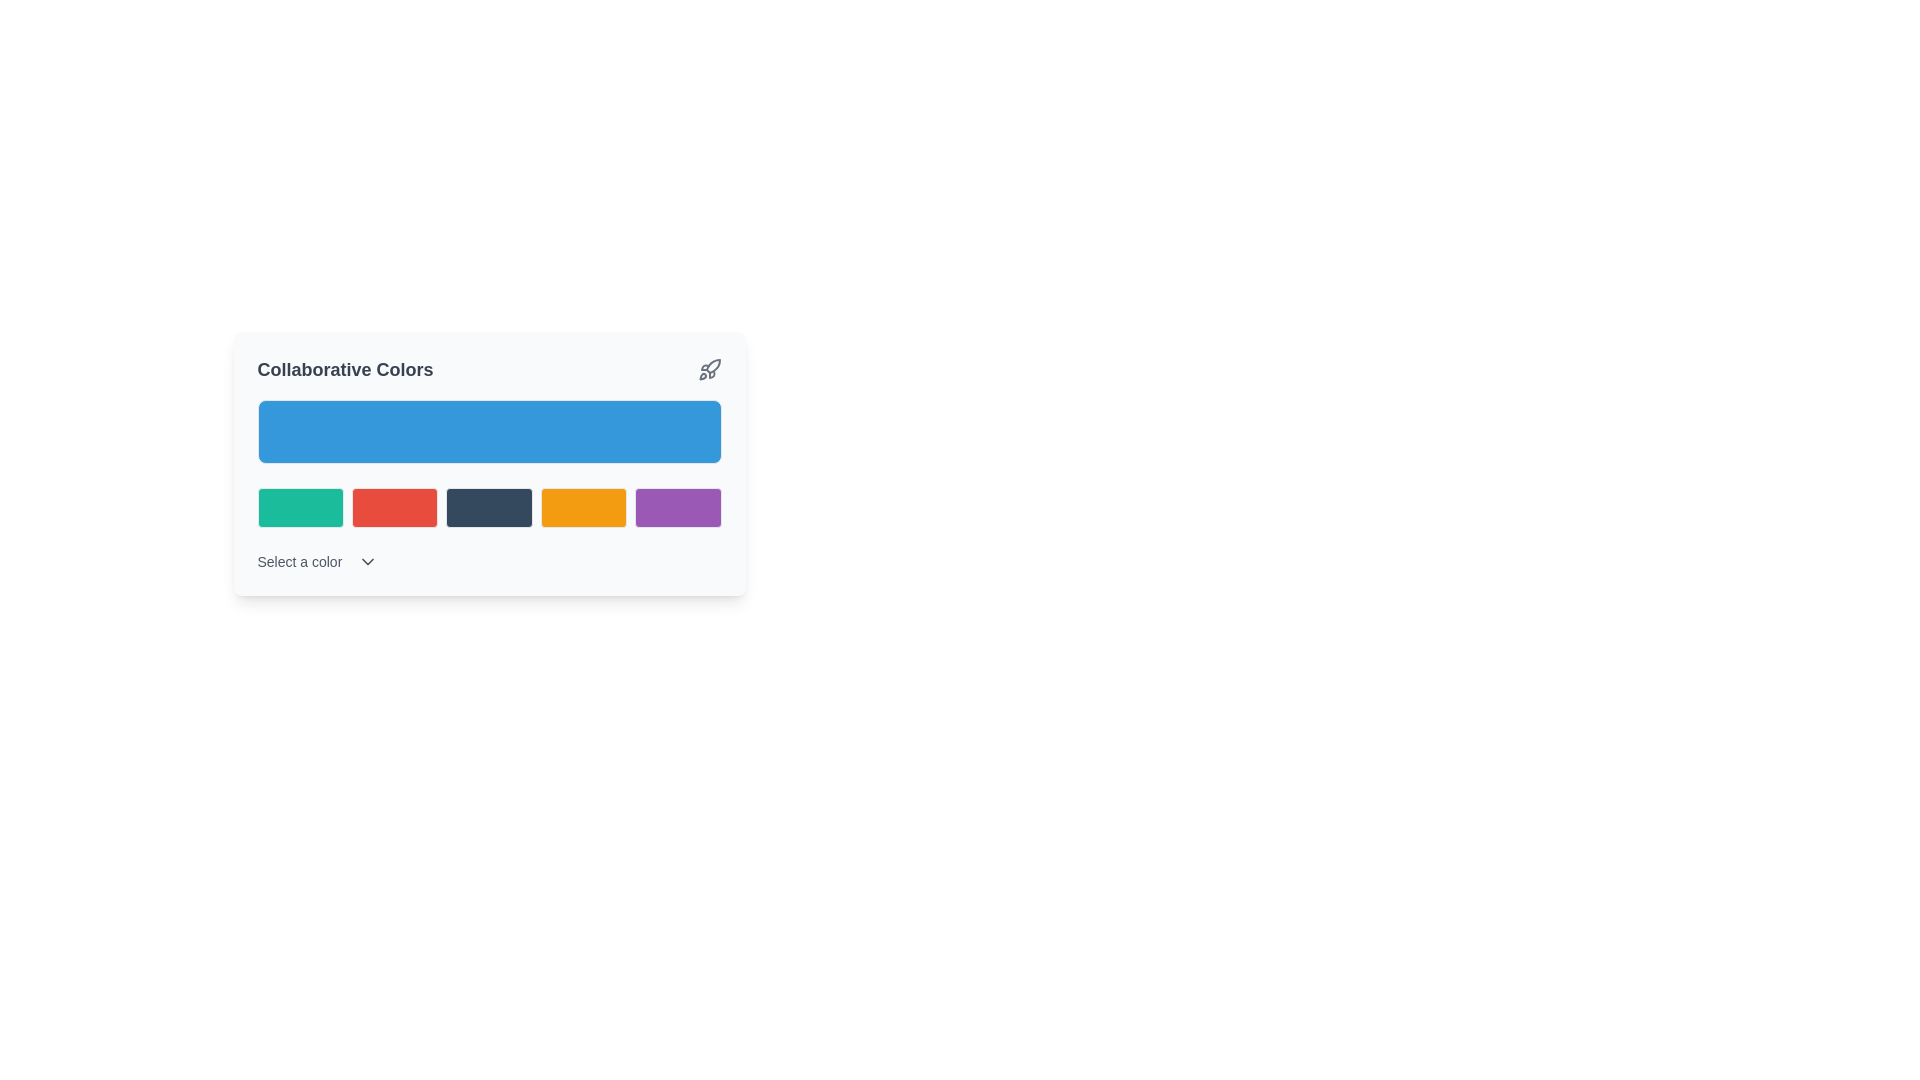 The width and height of the screenshot is (1920, 1080). Describe the element at coordinates (582, 507) in the screenshot. I see `the fourth button in a horizontal set of five buttons, located between a dark blue button and a purple button` at that location.